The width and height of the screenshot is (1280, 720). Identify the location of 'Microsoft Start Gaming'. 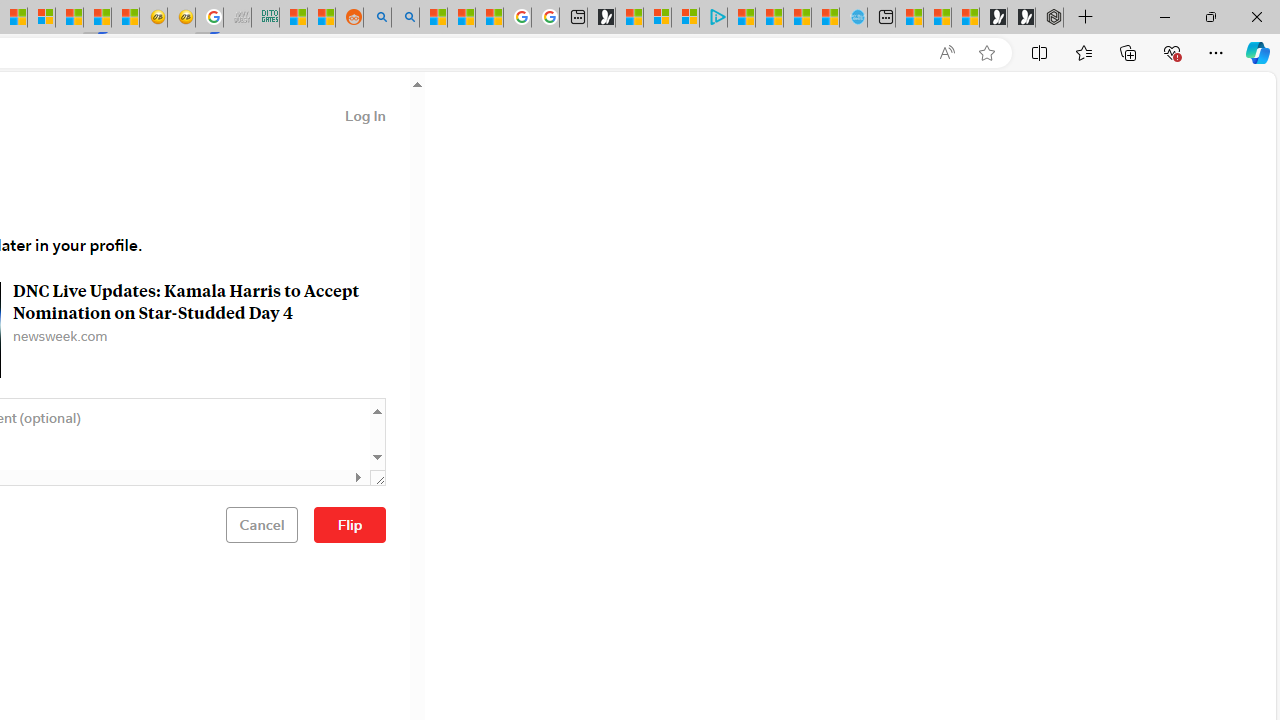
(600, 17).